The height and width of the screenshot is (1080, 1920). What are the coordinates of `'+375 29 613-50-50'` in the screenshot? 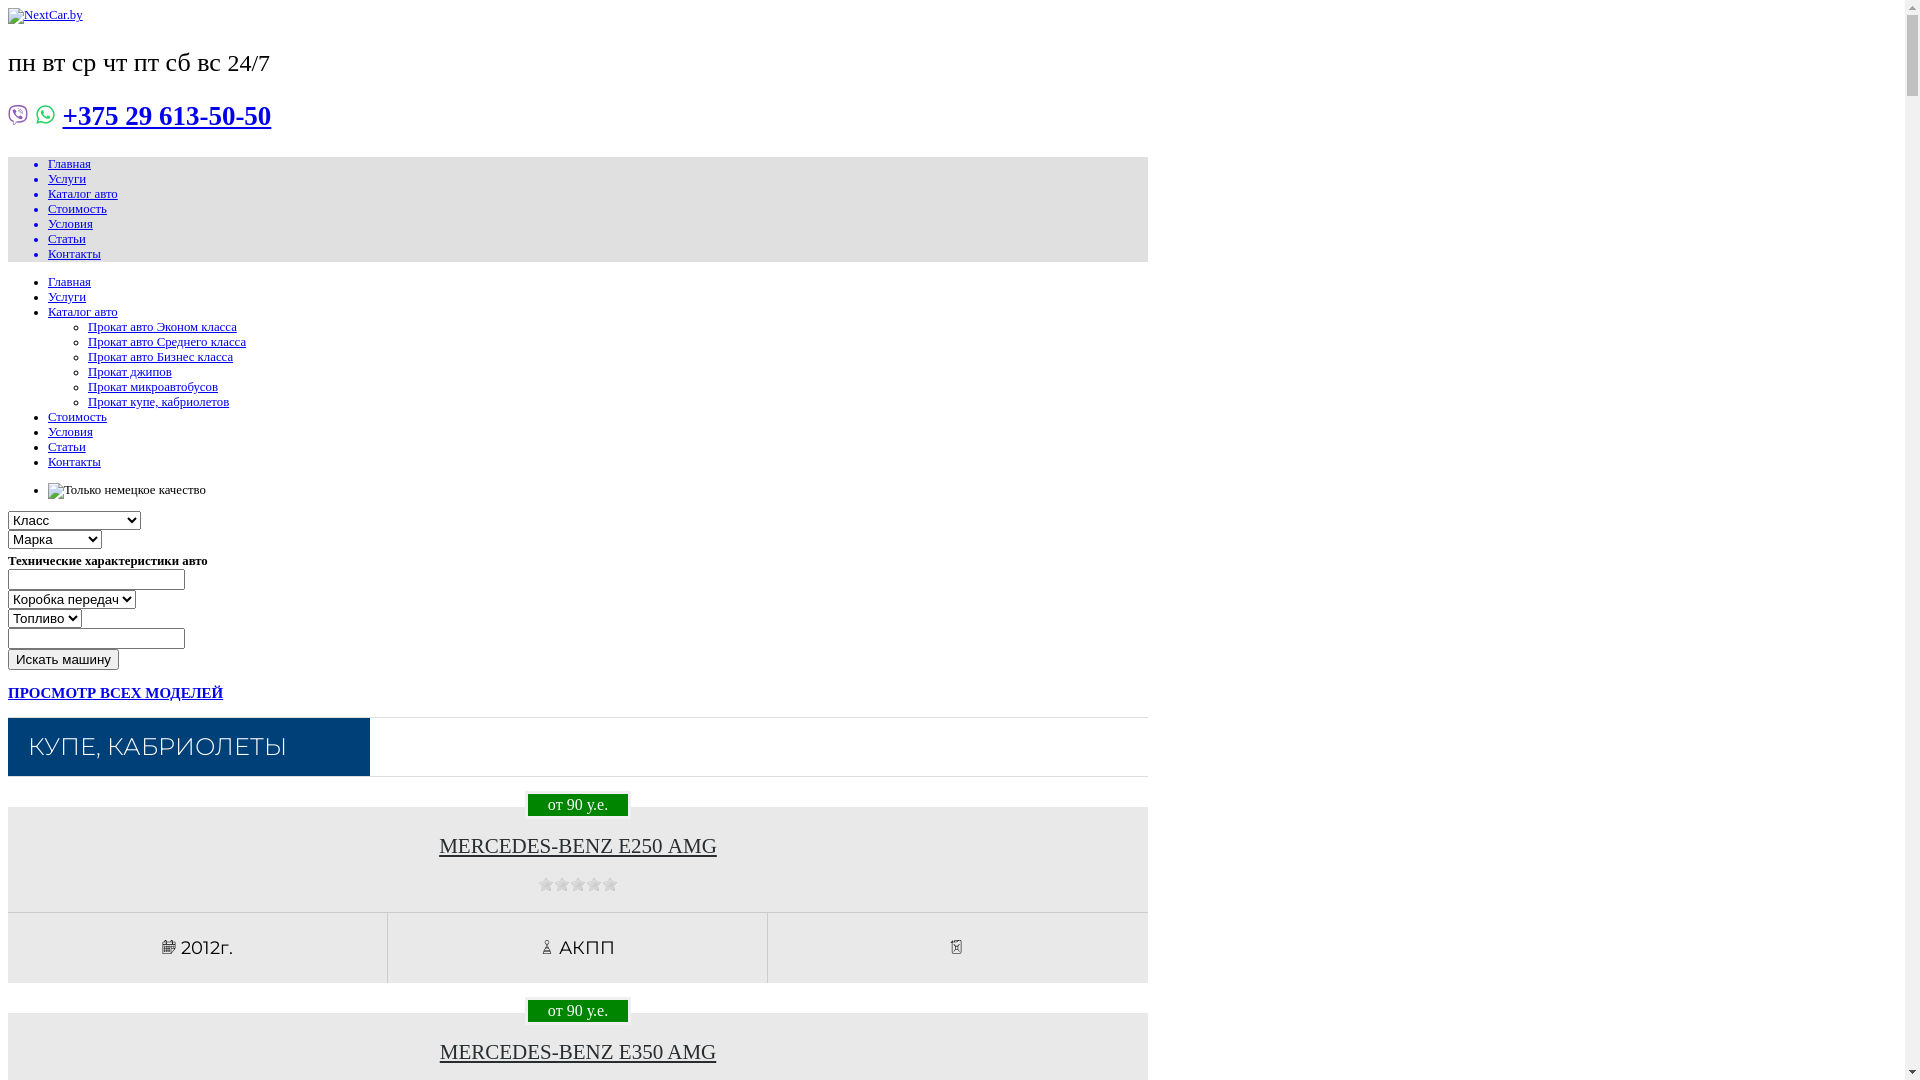 It's located at (62, 115).